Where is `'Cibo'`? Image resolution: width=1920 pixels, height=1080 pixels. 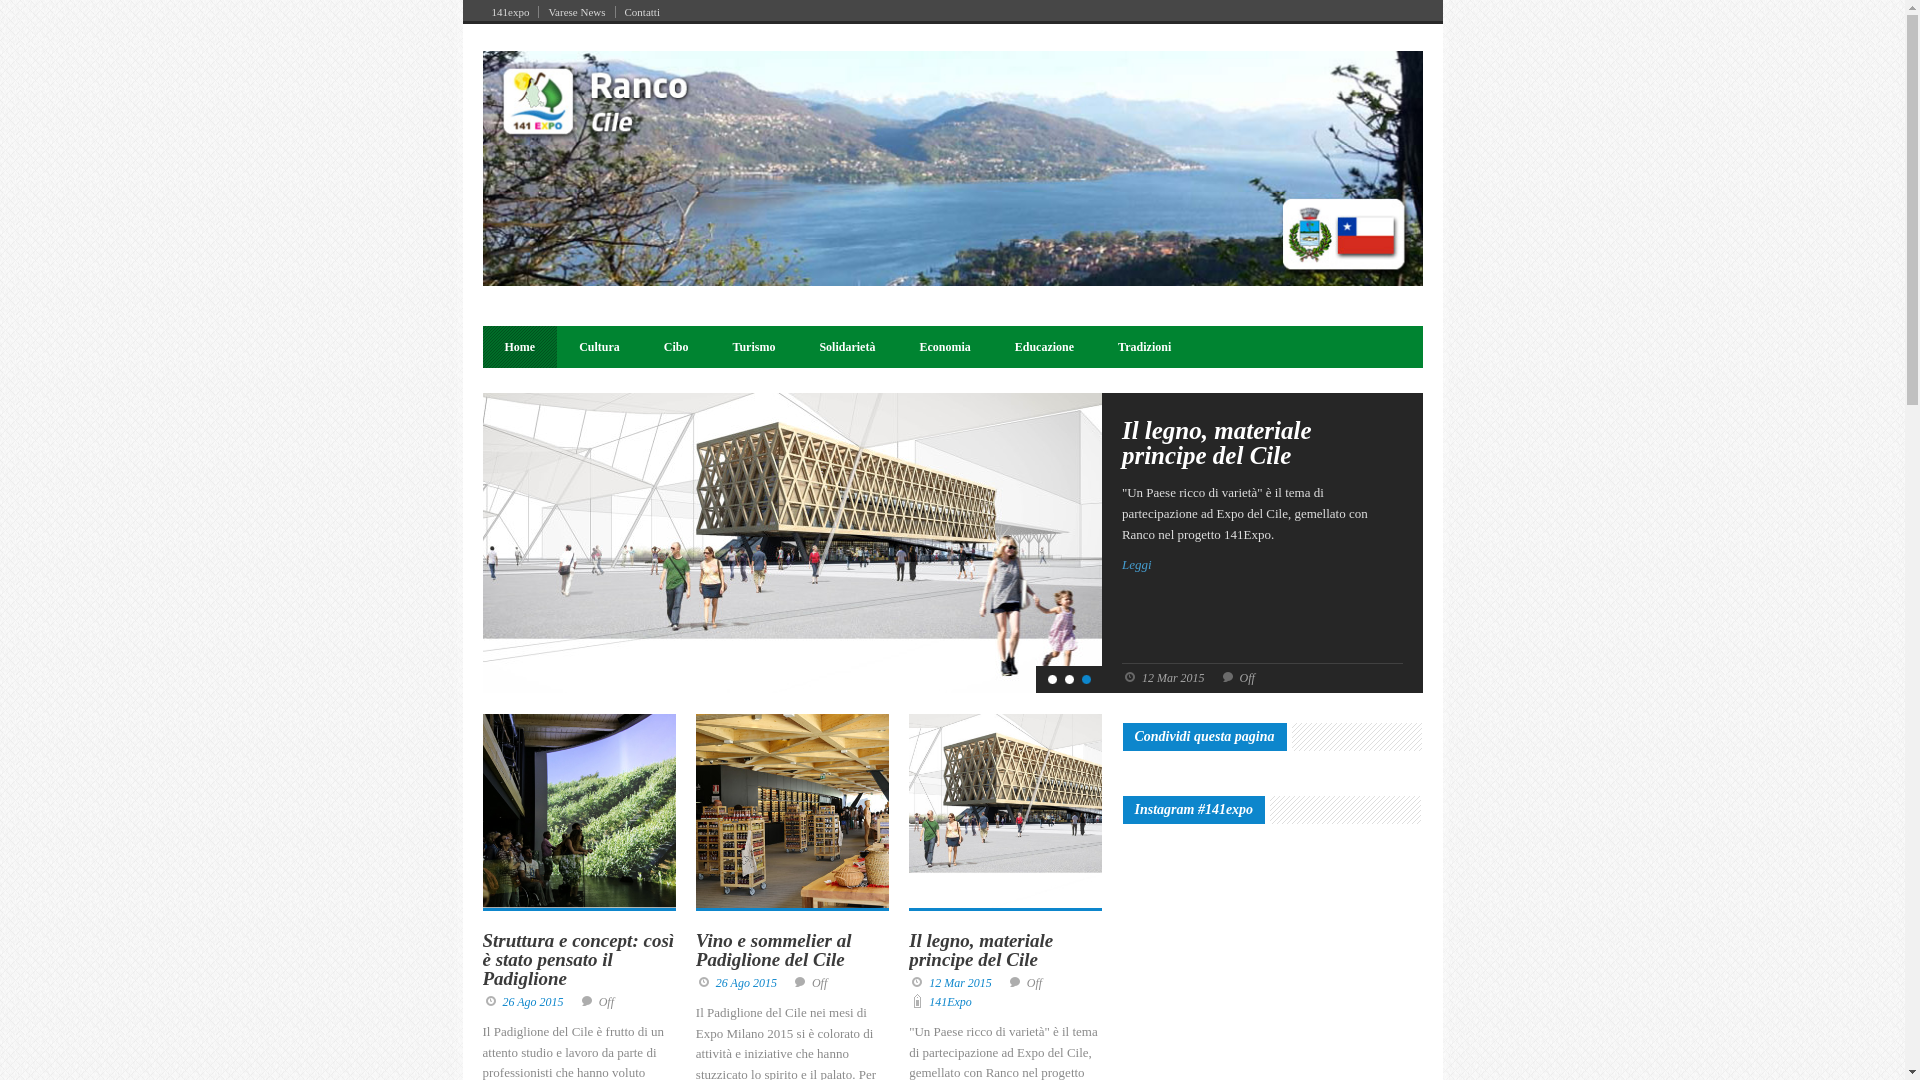
'Cibo' is located at coordinates (676, 346).